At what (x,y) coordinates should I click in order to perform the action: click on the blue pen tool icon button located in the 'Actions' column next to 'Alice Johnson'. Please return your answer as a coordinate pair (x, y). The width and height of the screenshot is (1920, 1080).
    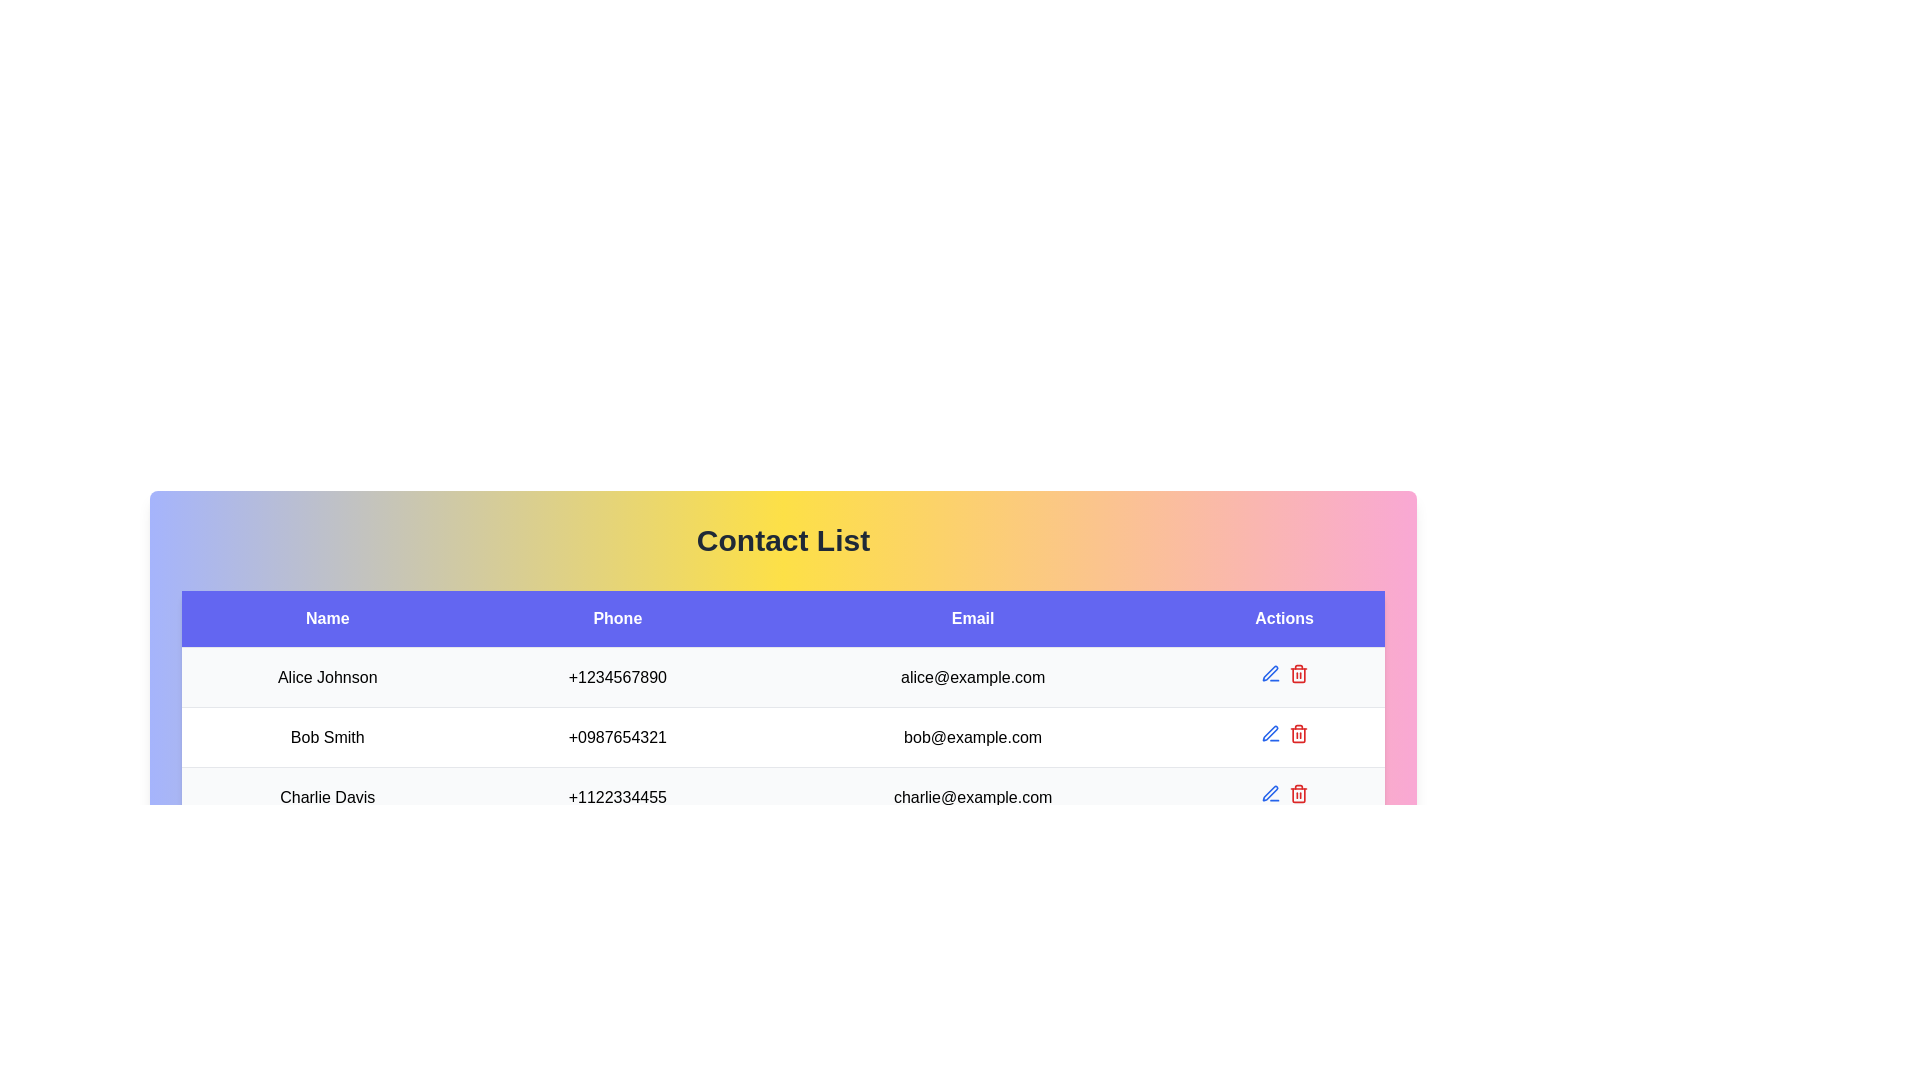
    Looking at the image, I should click on (1269, 793).